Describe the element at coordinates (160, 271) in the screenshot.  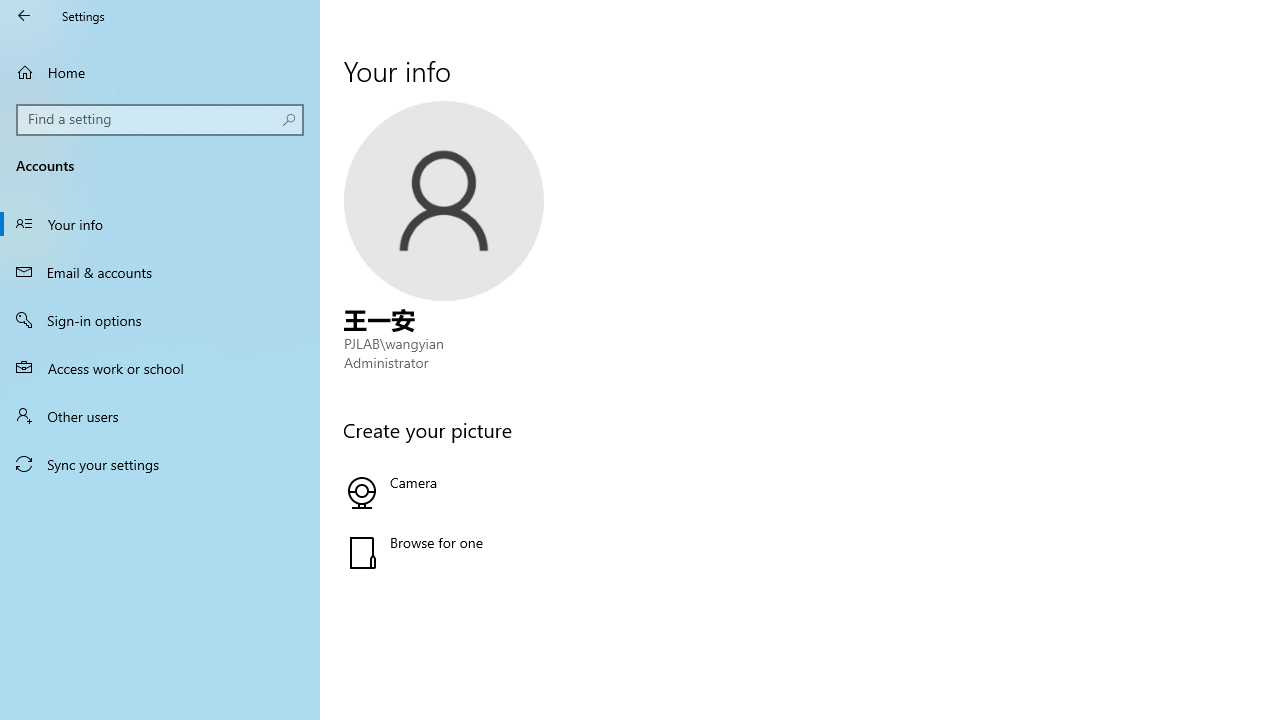
I see `'Email & accounts'` at that location.